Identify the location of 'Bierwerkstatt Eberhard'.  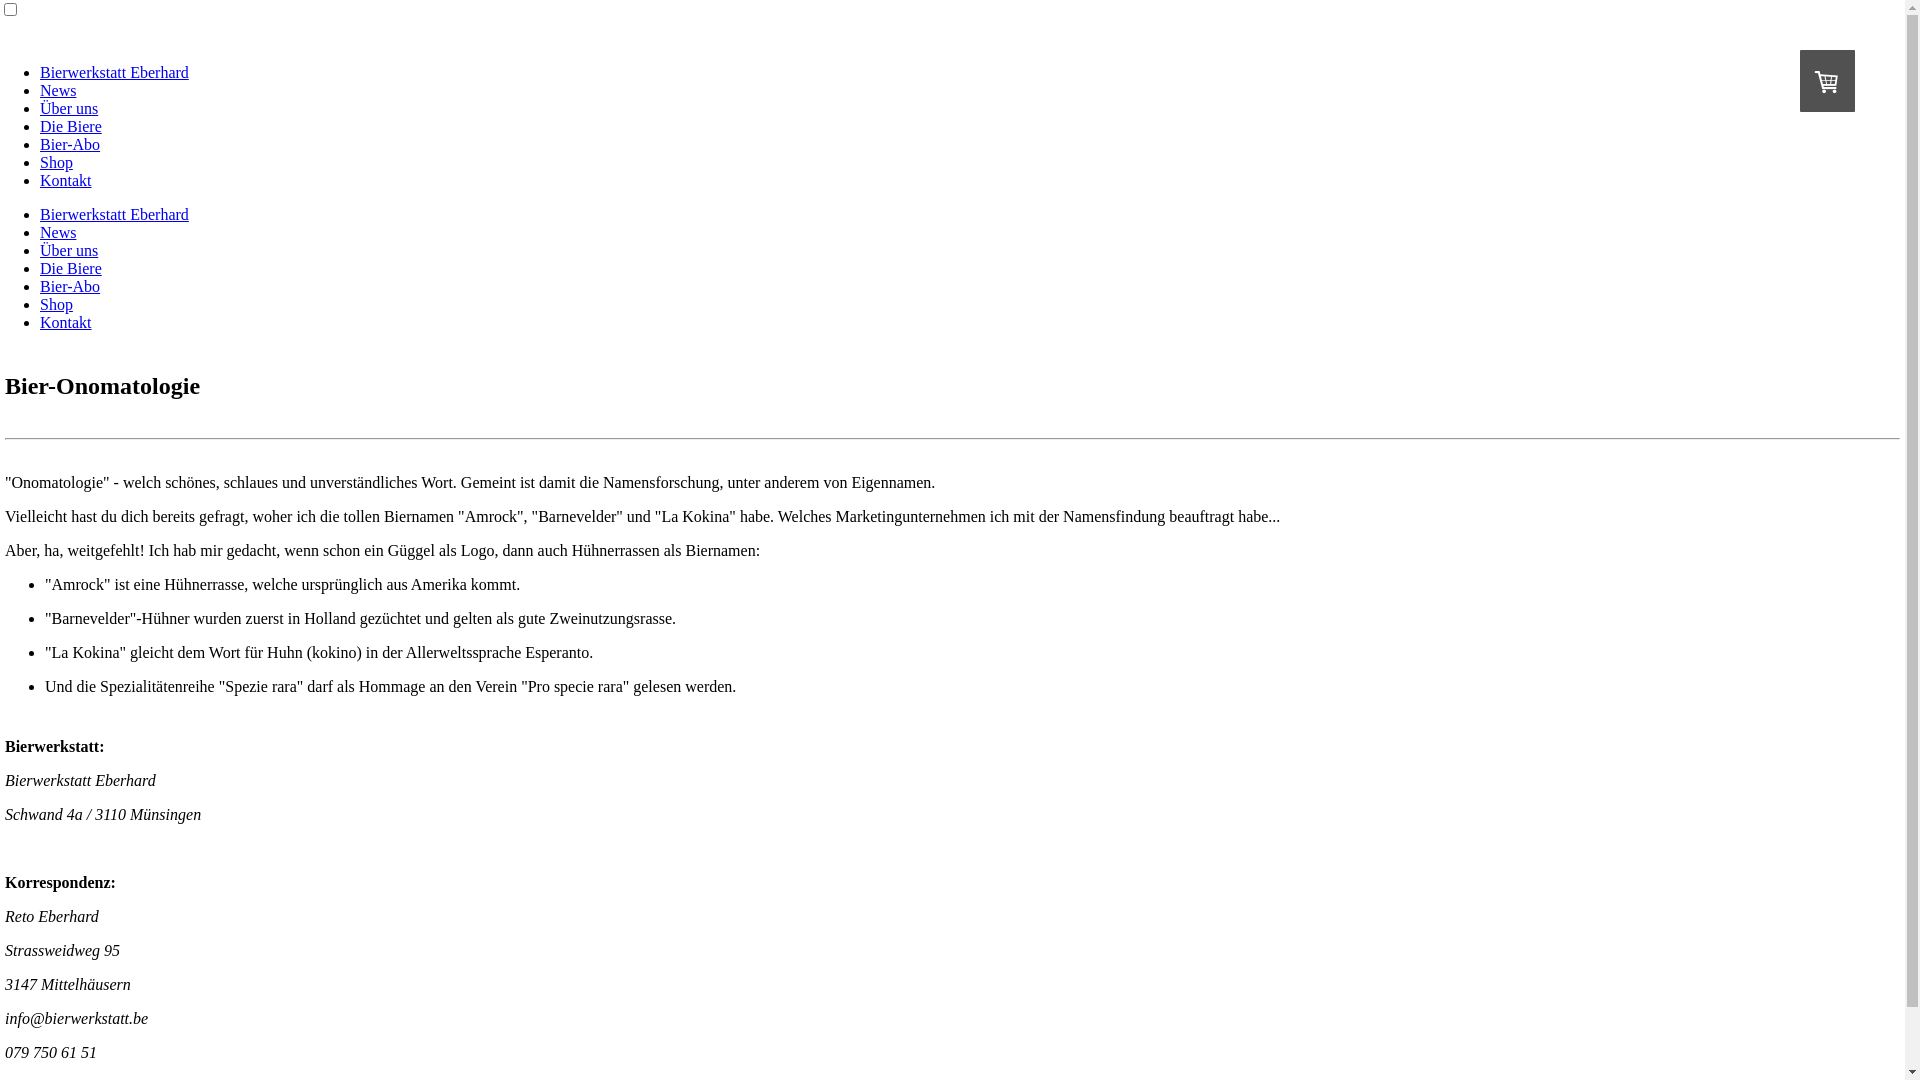
(113, 214).